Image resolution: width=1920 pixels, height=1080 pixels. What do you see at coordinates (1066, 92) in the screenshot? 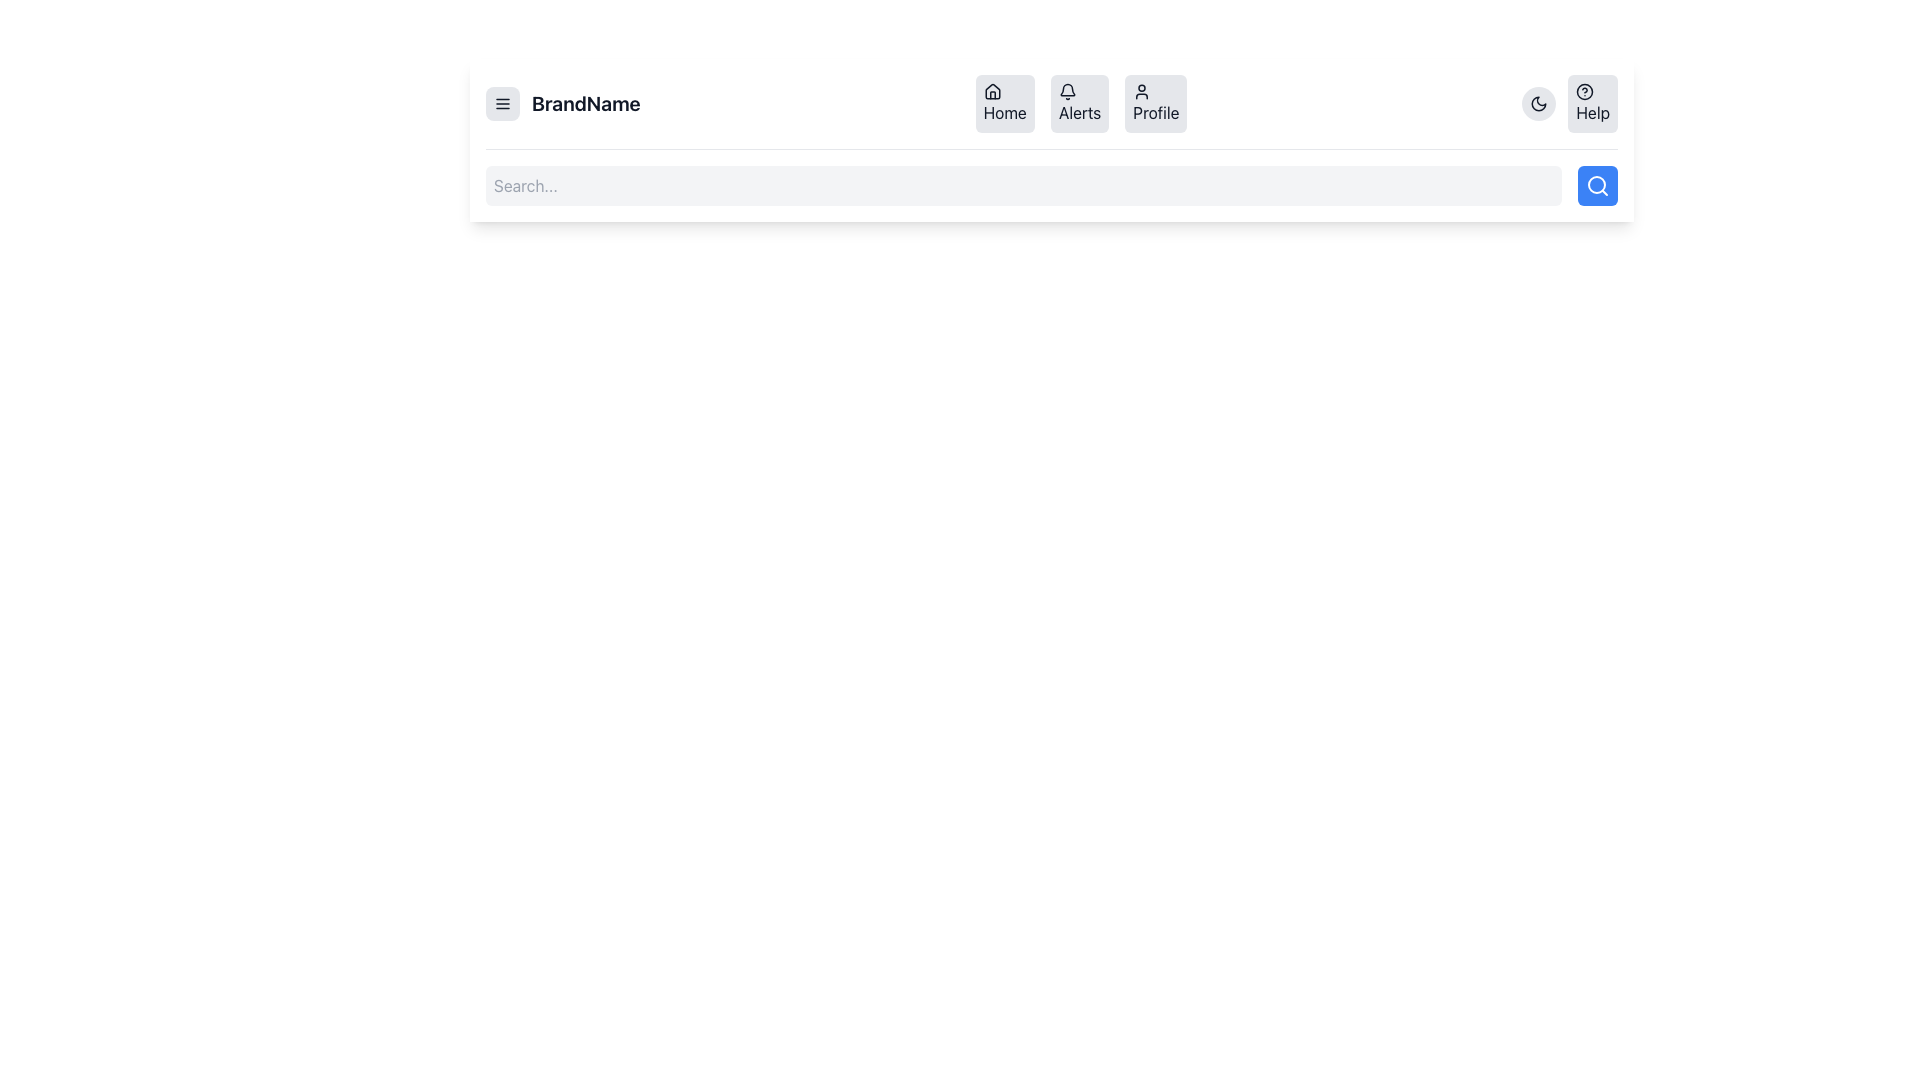
I see `the minimalist black outline bell icon located inside the 'Alerts' button in the top navigation bar, which is positioned between the 'Home' and 'Profile' buttons` at bounding box center [1066, 92].